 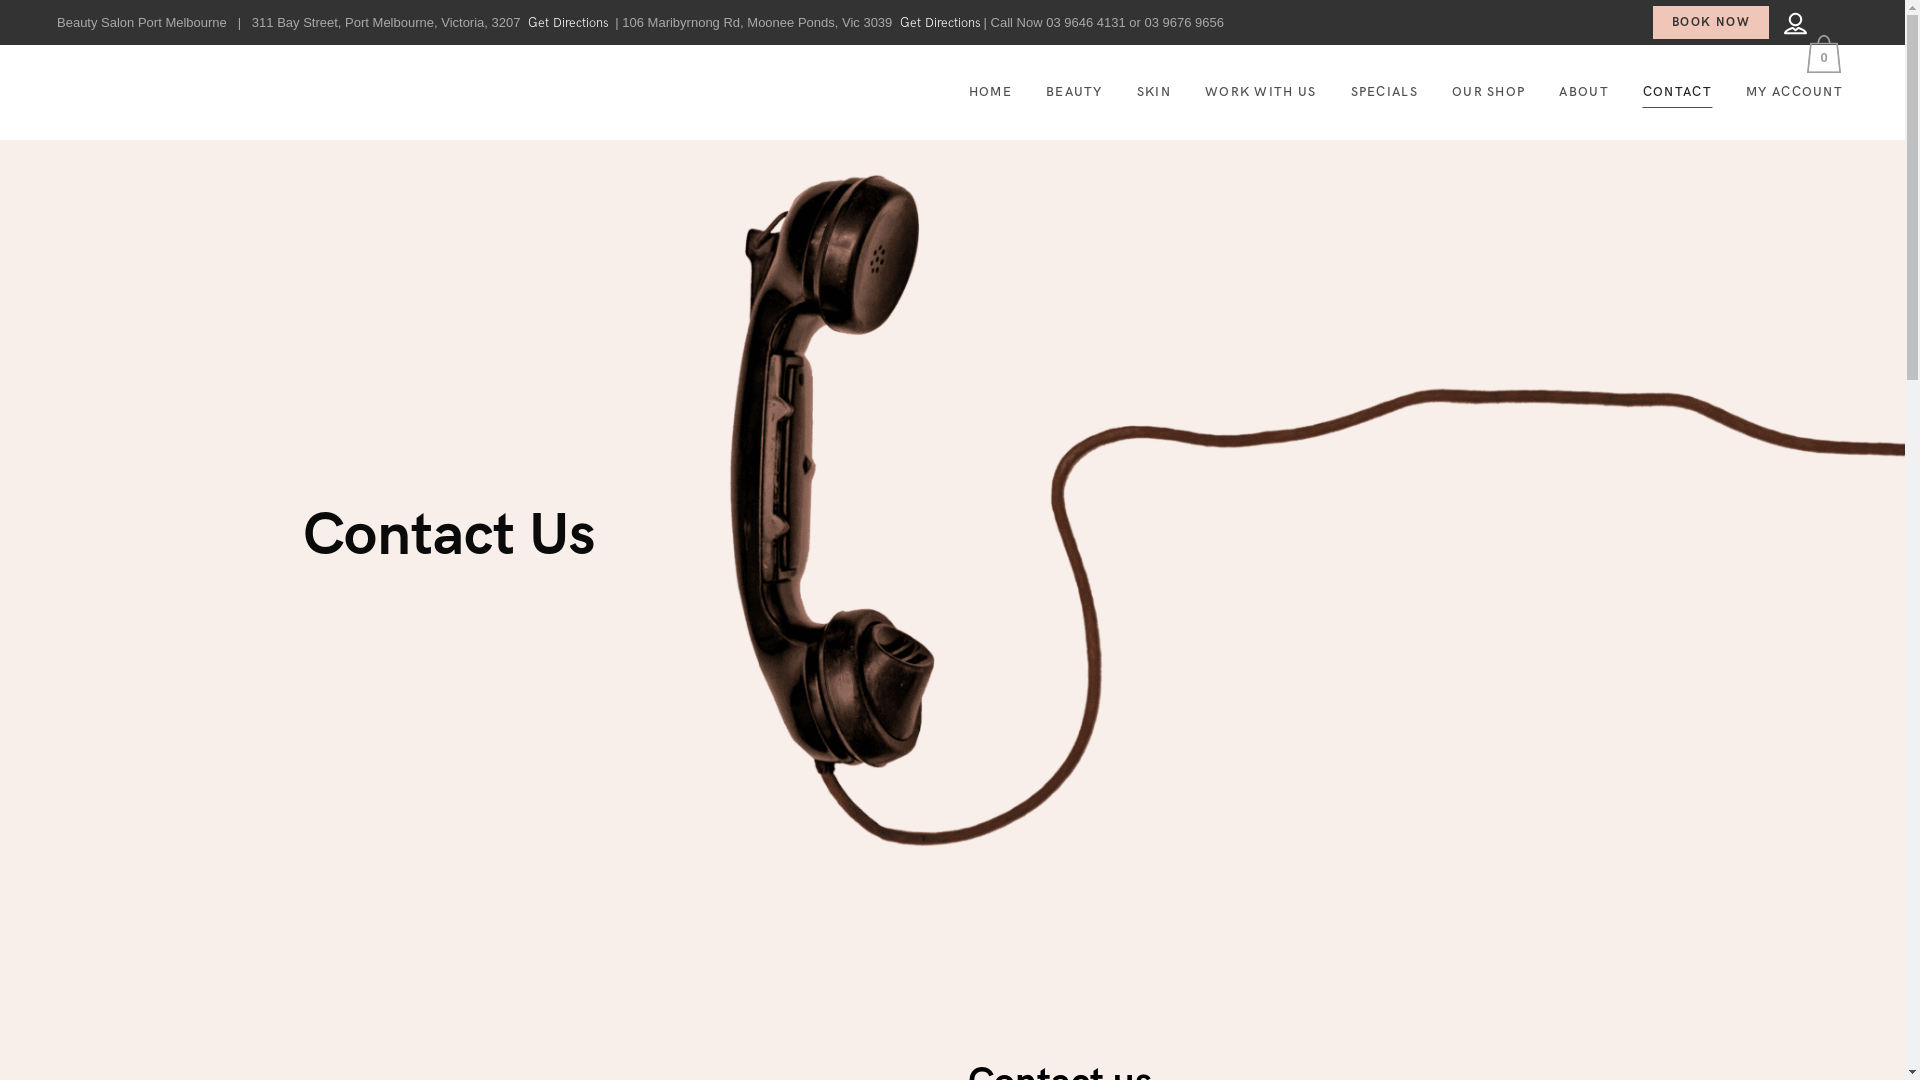 I want to click on 'OUR SHOP', so click(x=1488, y=92).